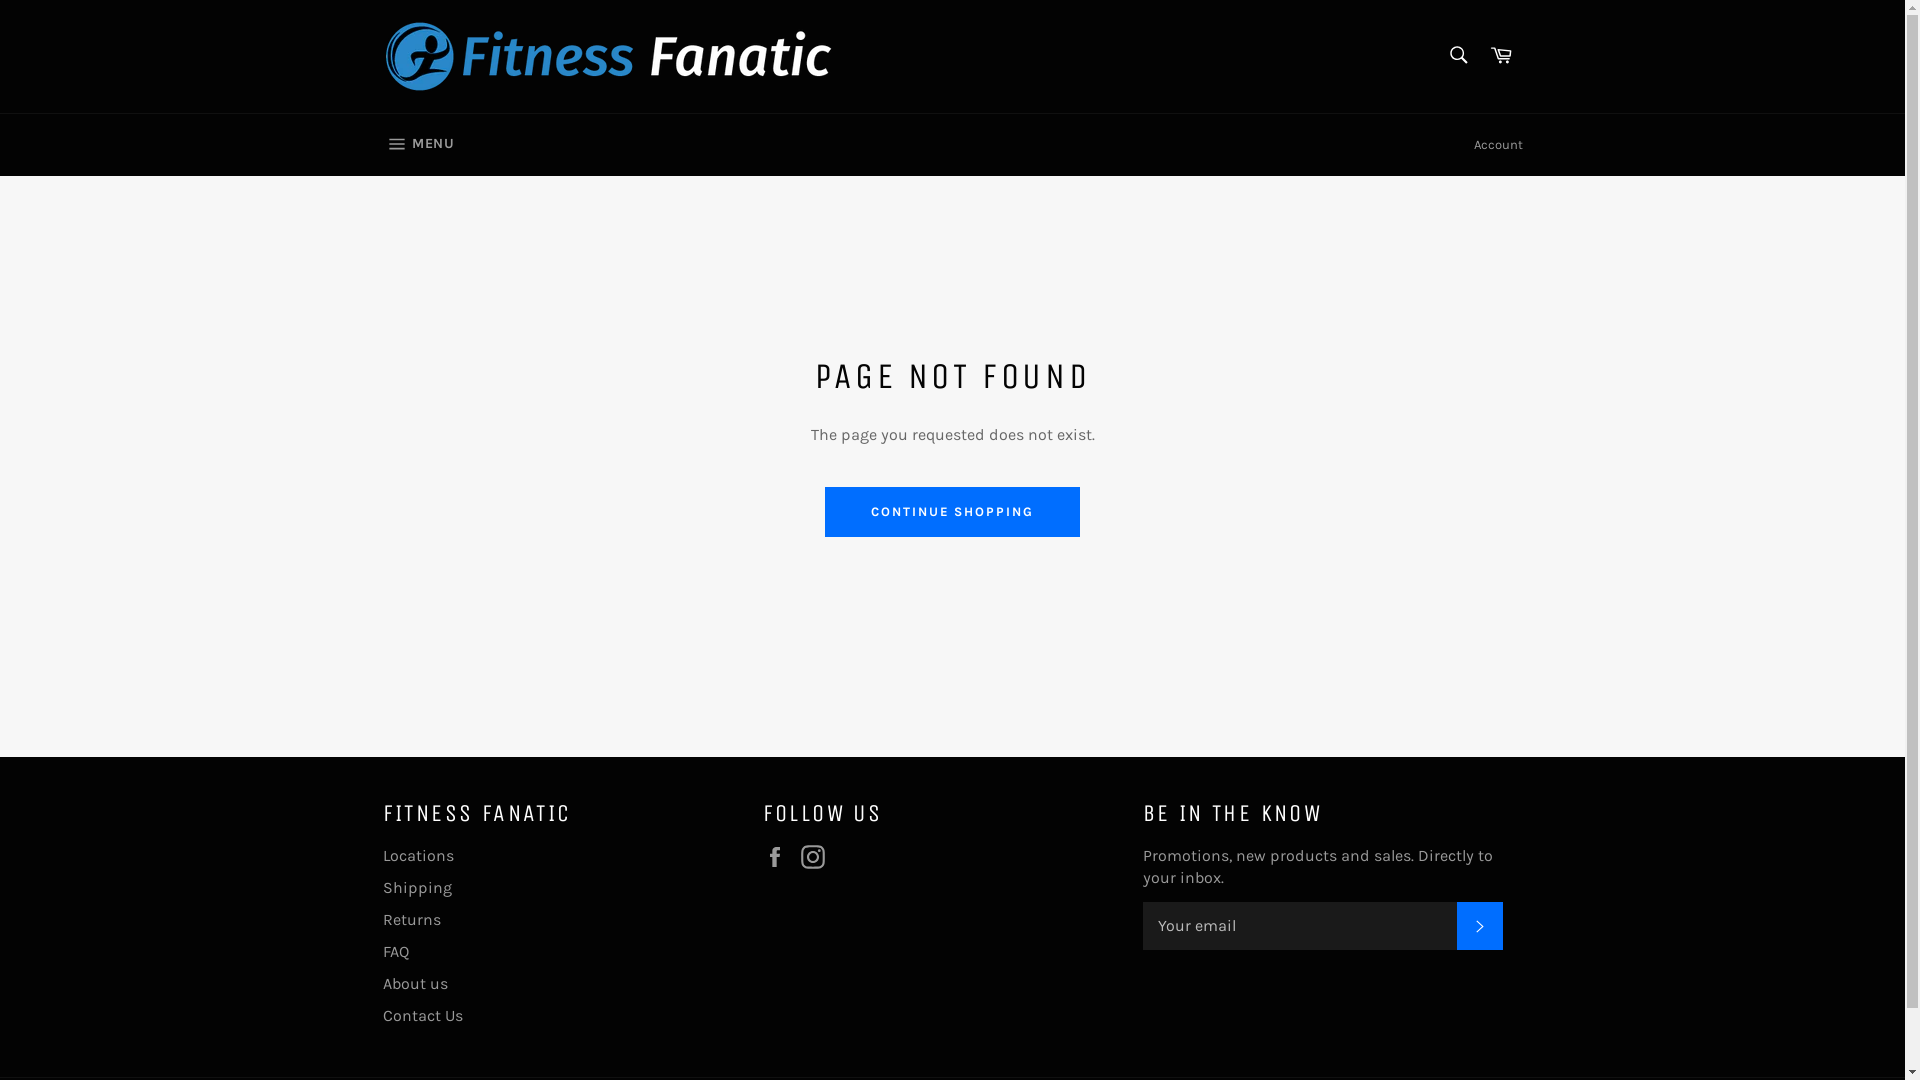 Image resolution: width=1920 pixels, height=1080 pixels. What do you see at coordinates (1501, 55) in the screenshot?
I see `'Cart'` at bounding box center [1501, 55].